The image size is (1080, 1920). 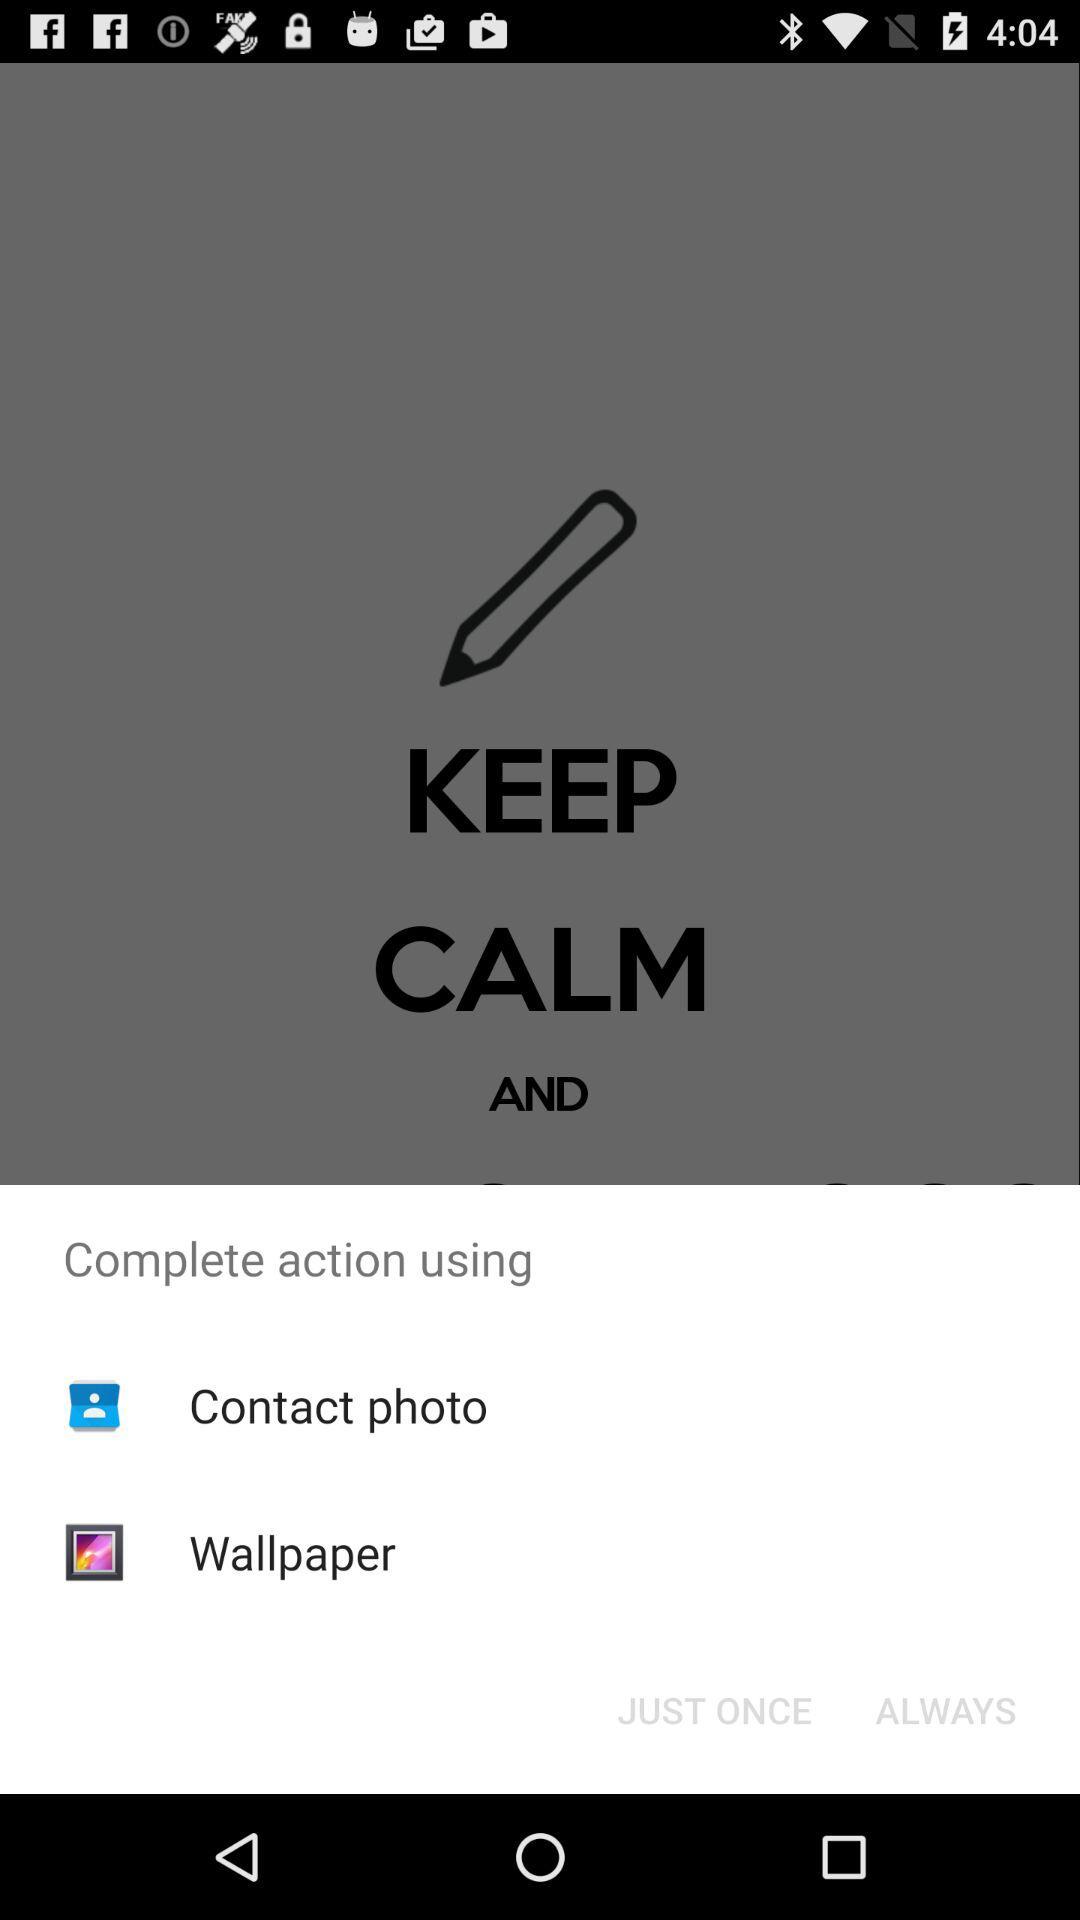 I want to click on the wallpaper item, so click(x=292, y=1551).